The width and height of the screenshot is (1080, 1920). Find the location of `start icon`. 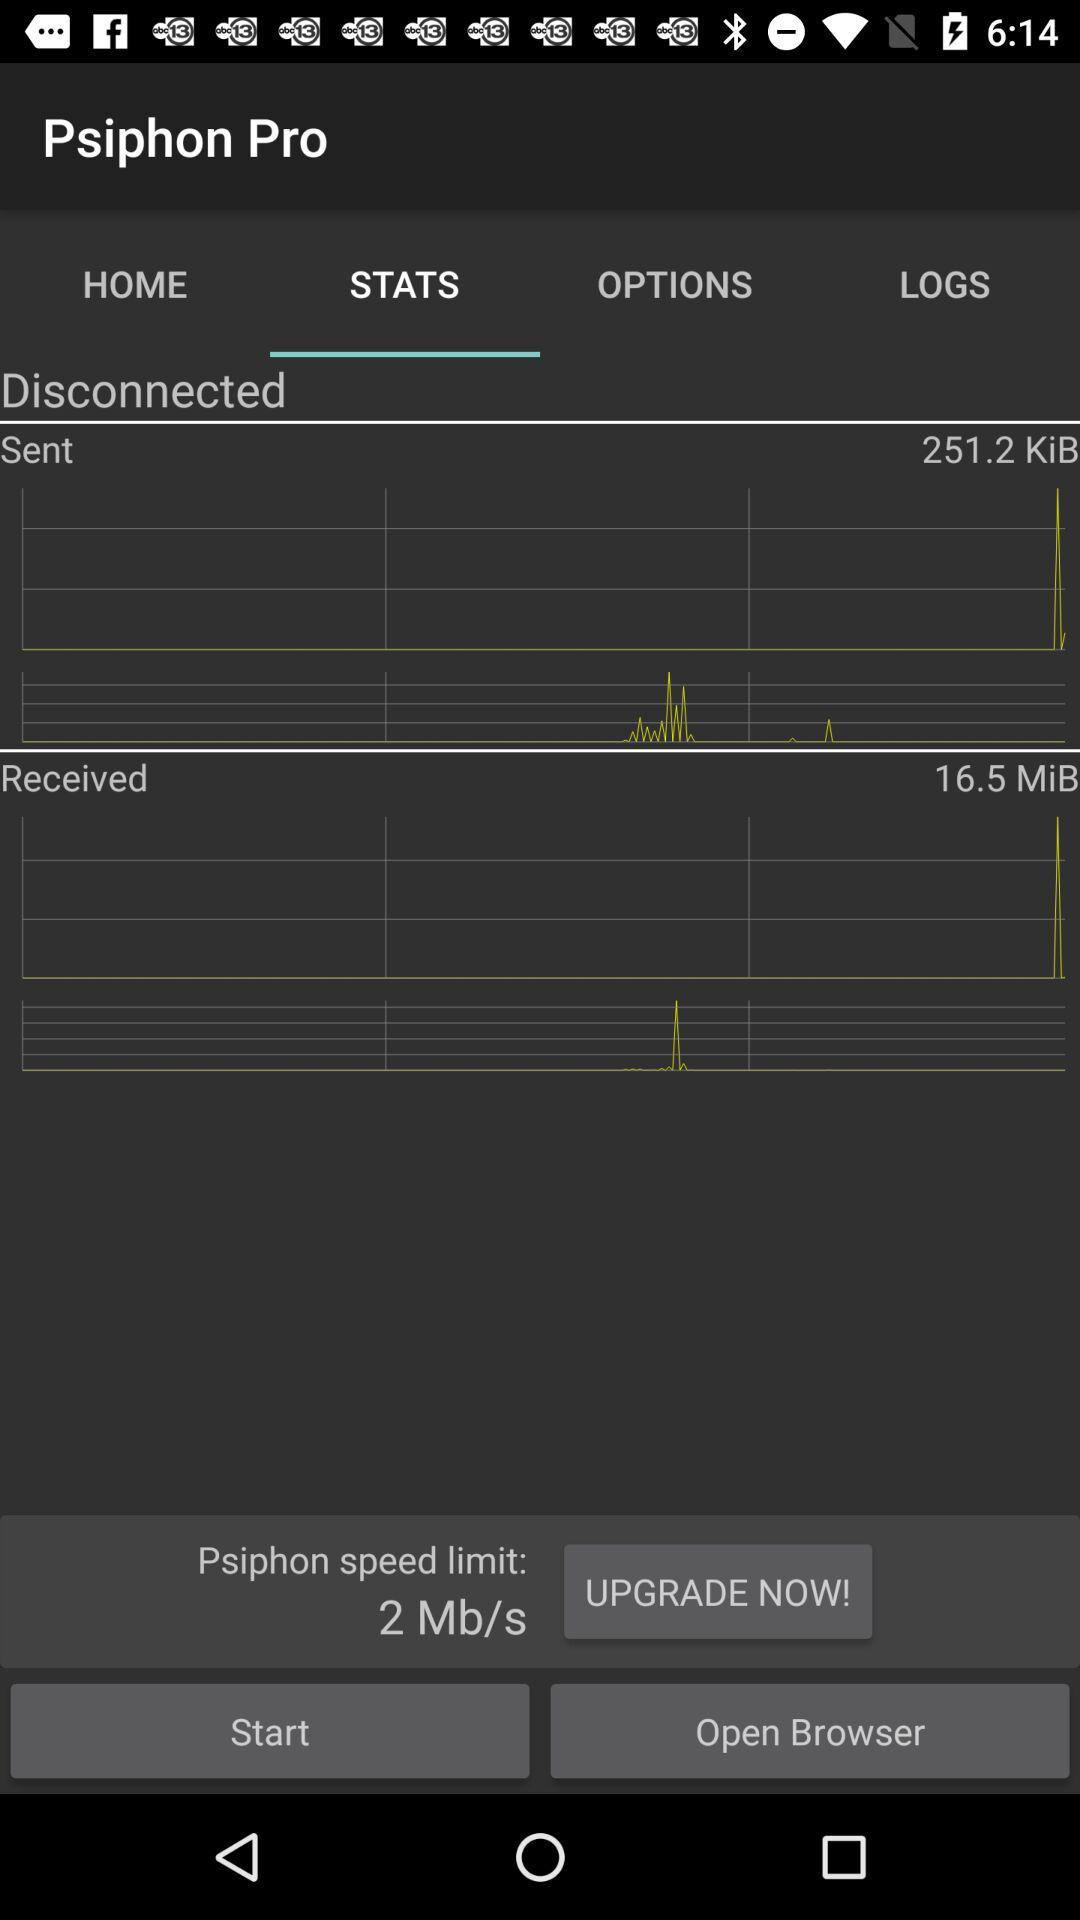

start icon is located at coordinates (270, 1730).